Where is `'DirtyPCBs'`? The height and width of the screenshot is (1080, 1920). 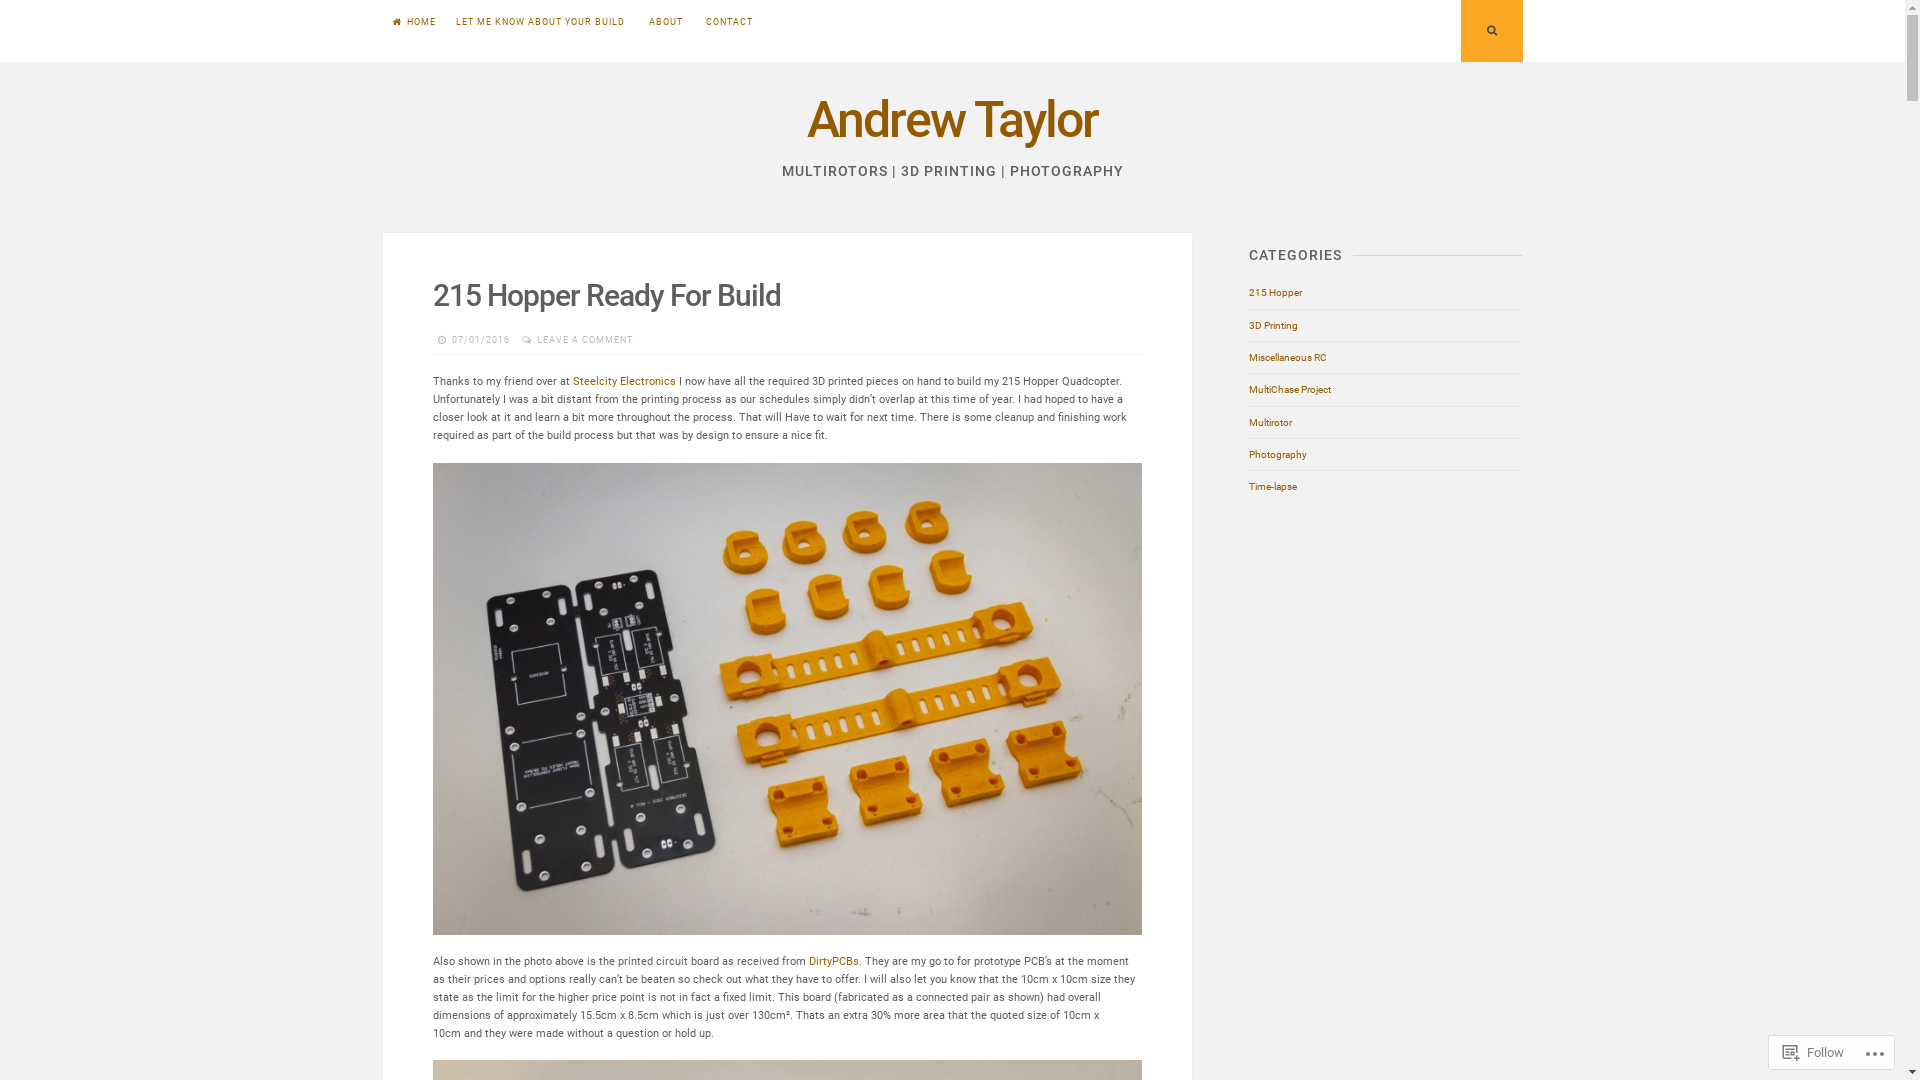
'DirtyPCBs' is located at coordinates (834, 960).